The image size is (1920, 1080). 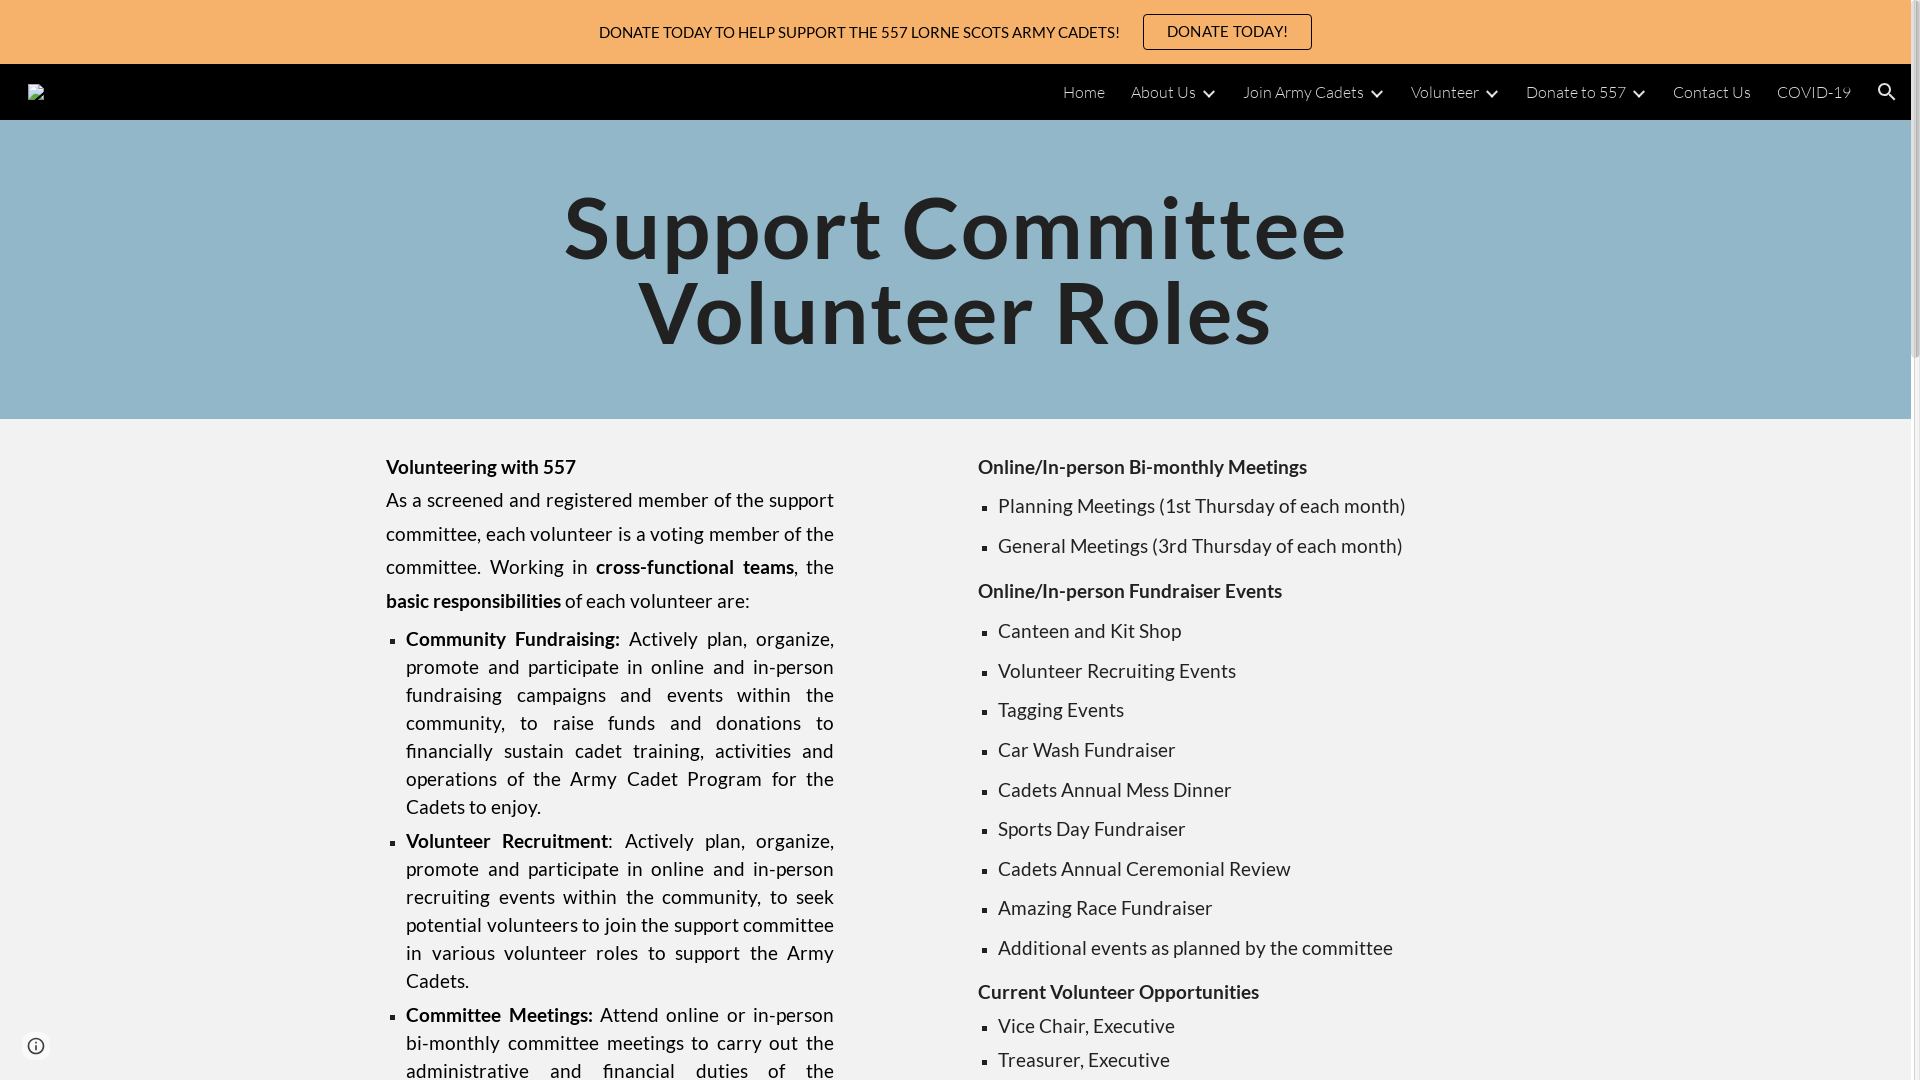 What do you see at coordinates (1061, 92) in the screenshot?
I see `'Home'` at bounding box center [1061, 92].